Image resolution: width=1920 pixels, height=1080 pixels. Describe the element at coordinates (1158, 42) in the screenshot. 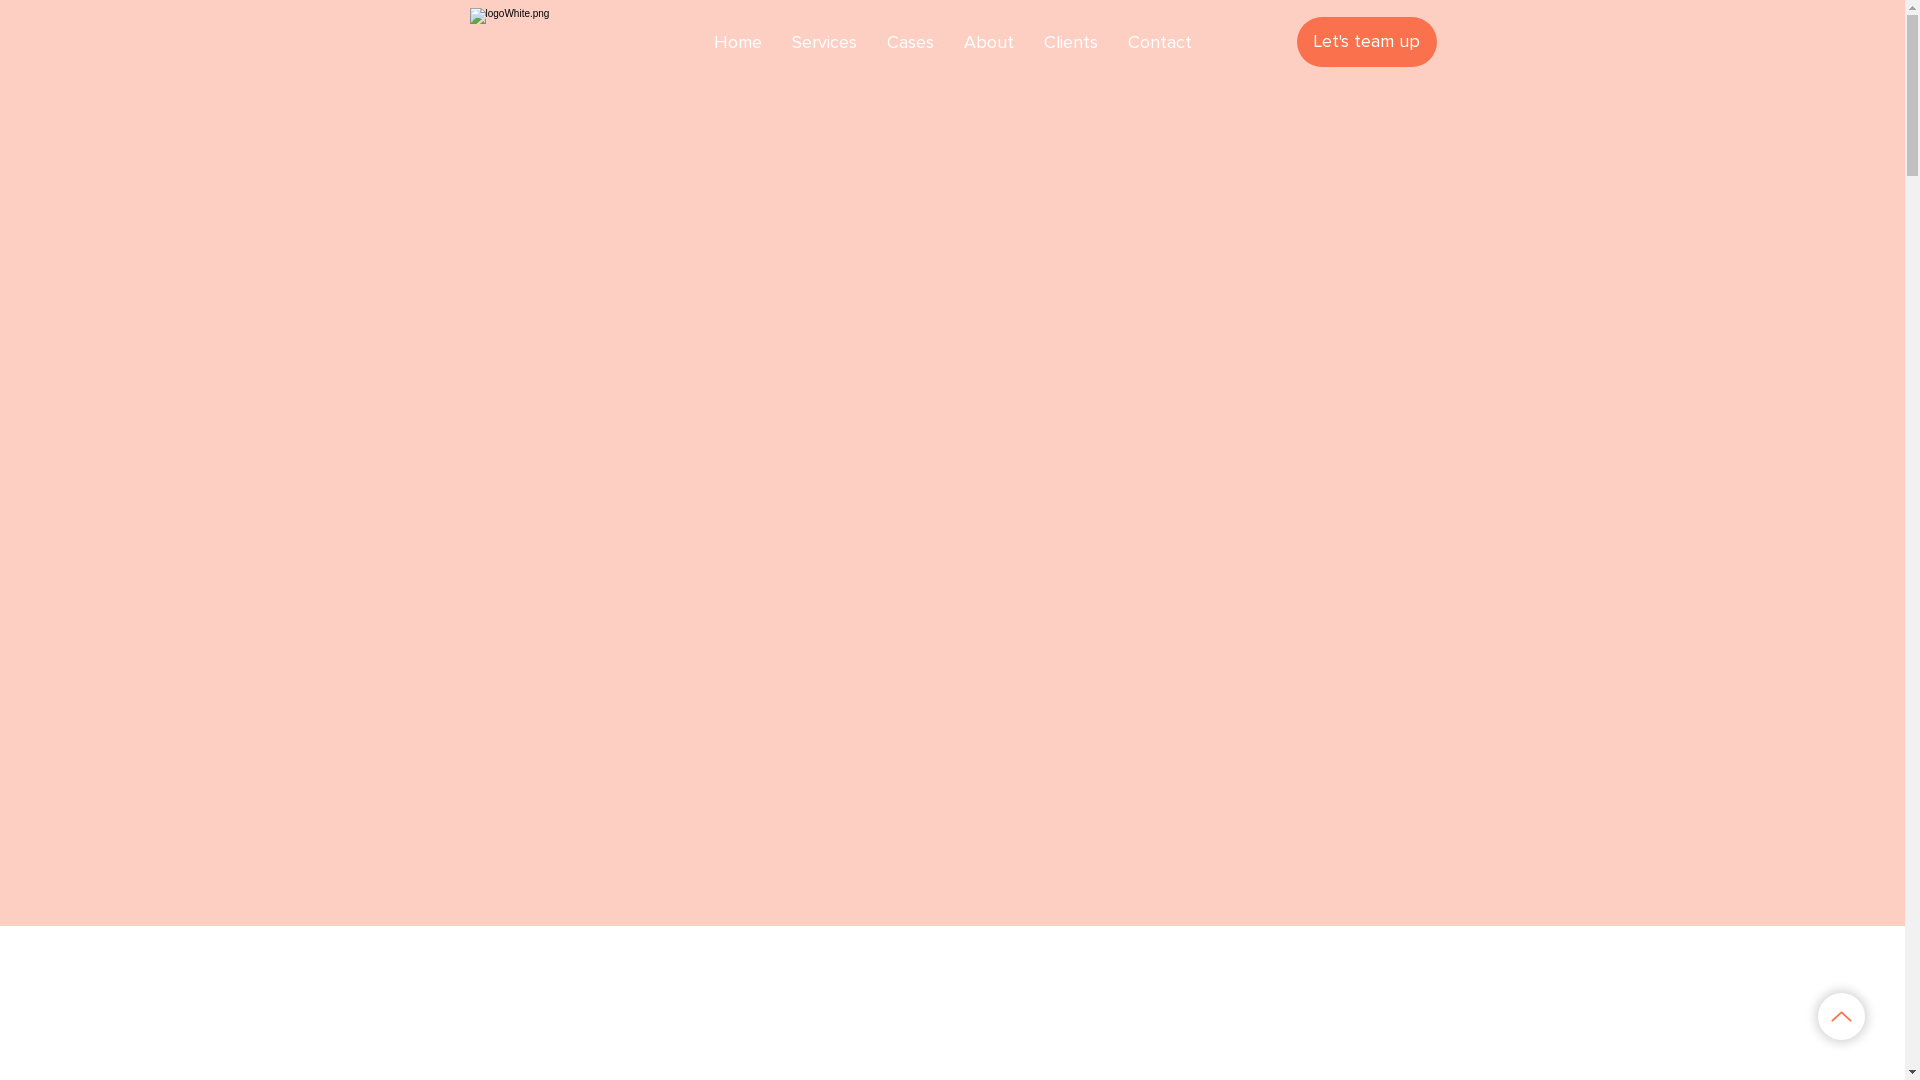

I see `'Contact'` at that location.